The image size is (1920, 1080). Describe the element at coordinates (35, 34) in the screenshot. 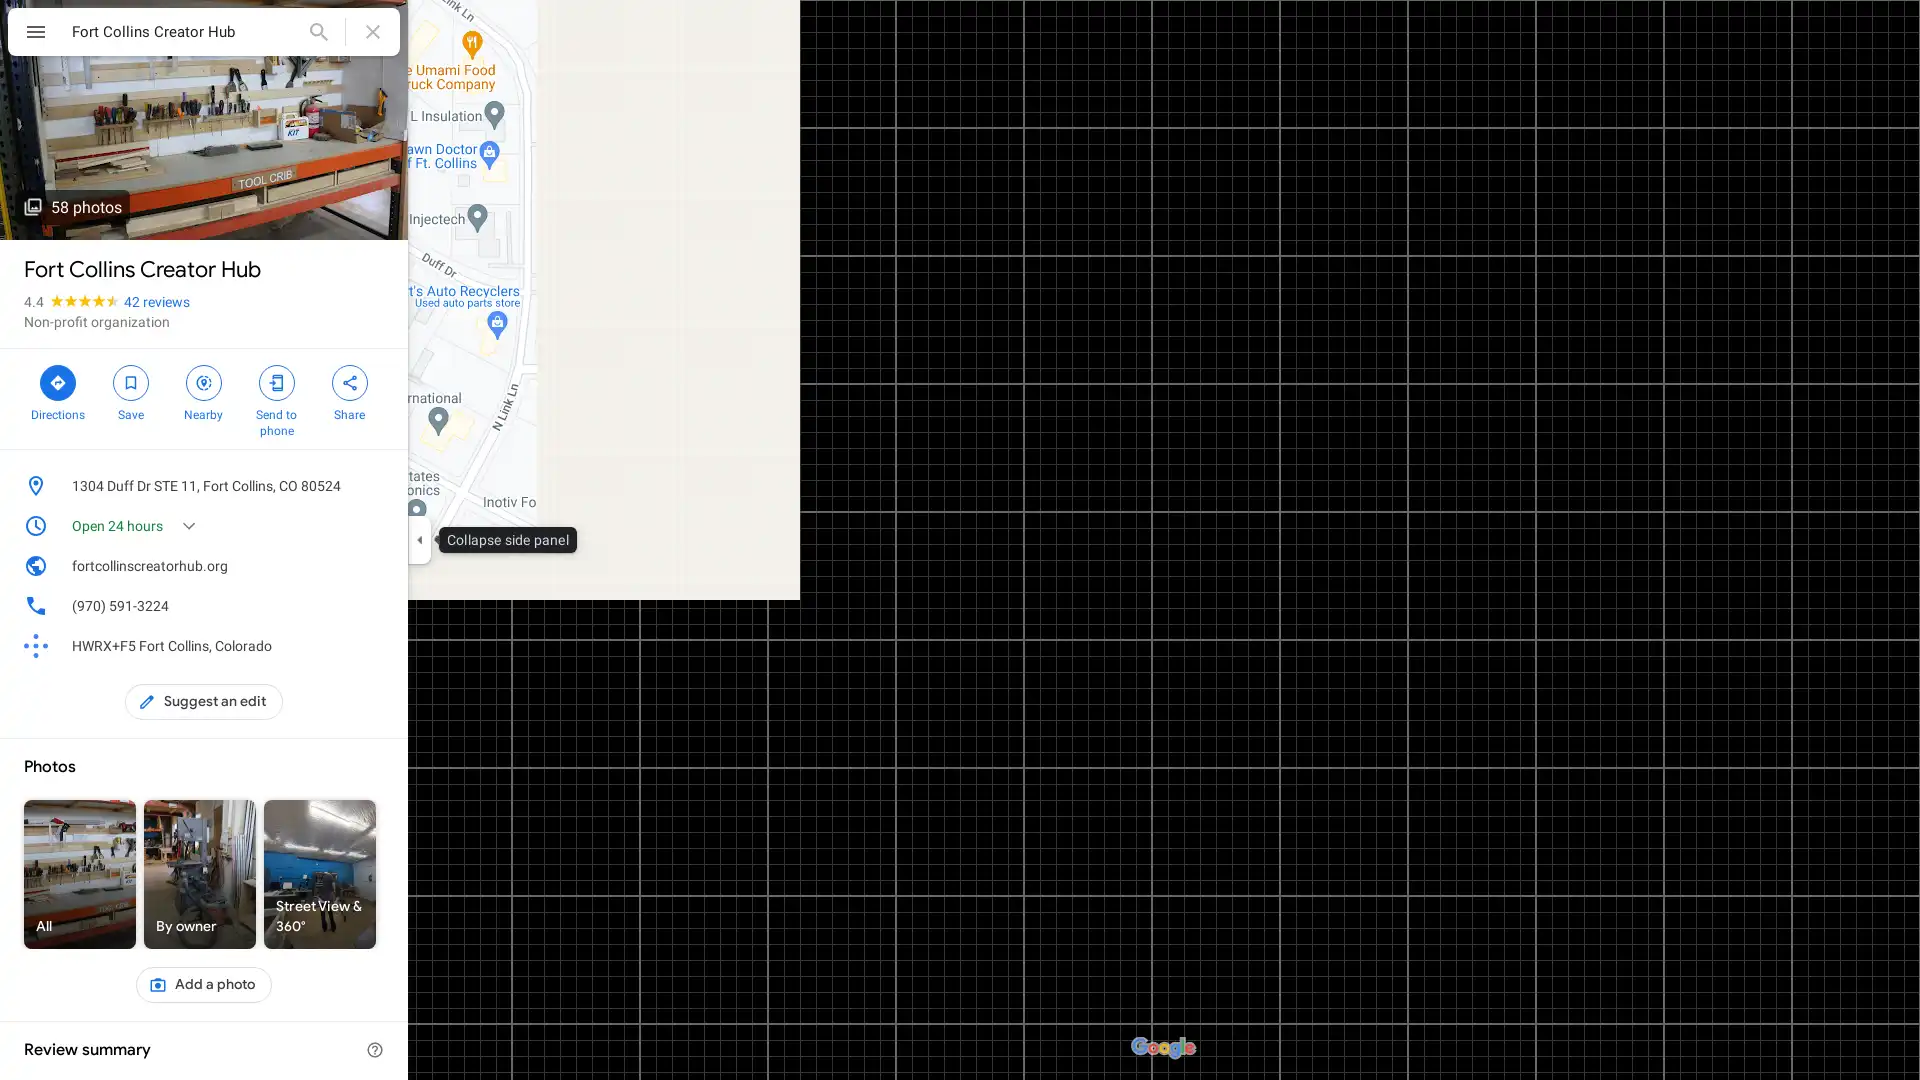

I see `Menu` at that location.